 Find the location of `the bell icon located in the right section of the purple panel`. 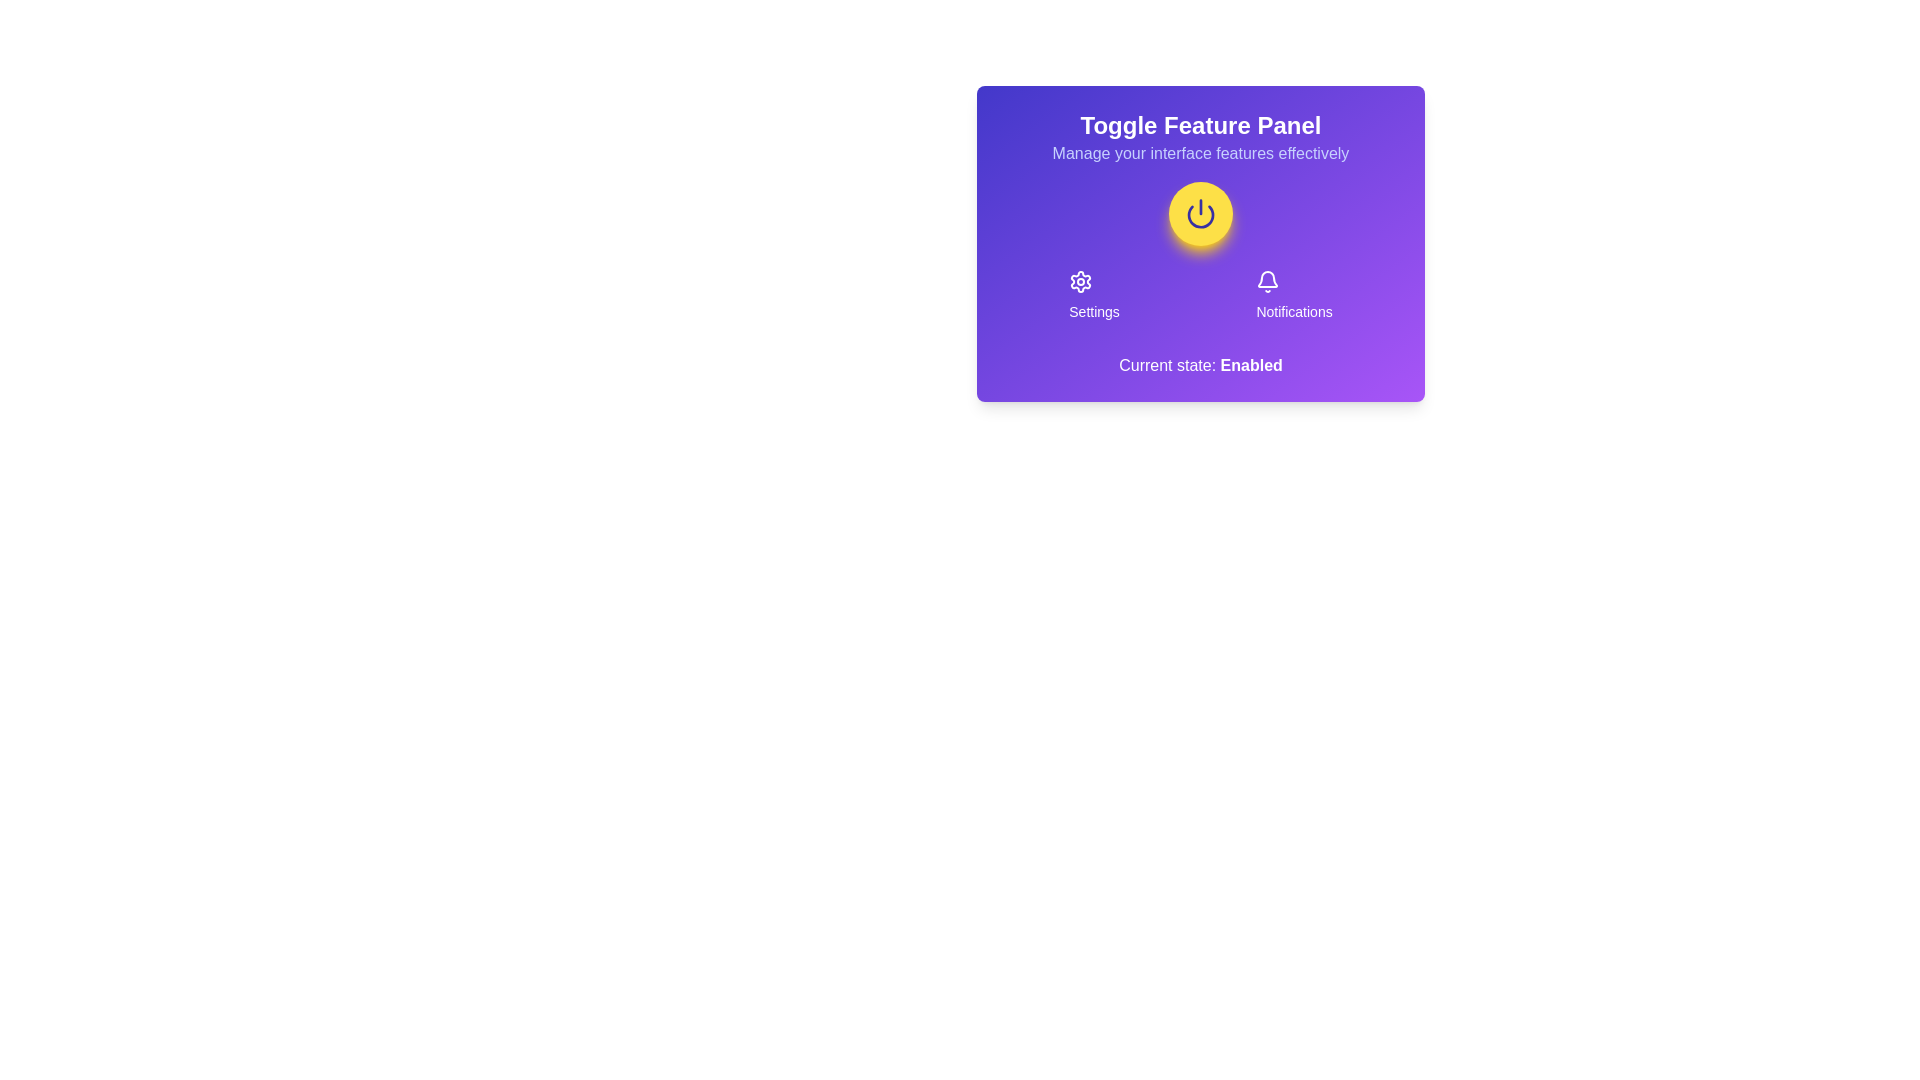

the bell icon located in the right section of the purple panel is located at coordinates (1266, 278).